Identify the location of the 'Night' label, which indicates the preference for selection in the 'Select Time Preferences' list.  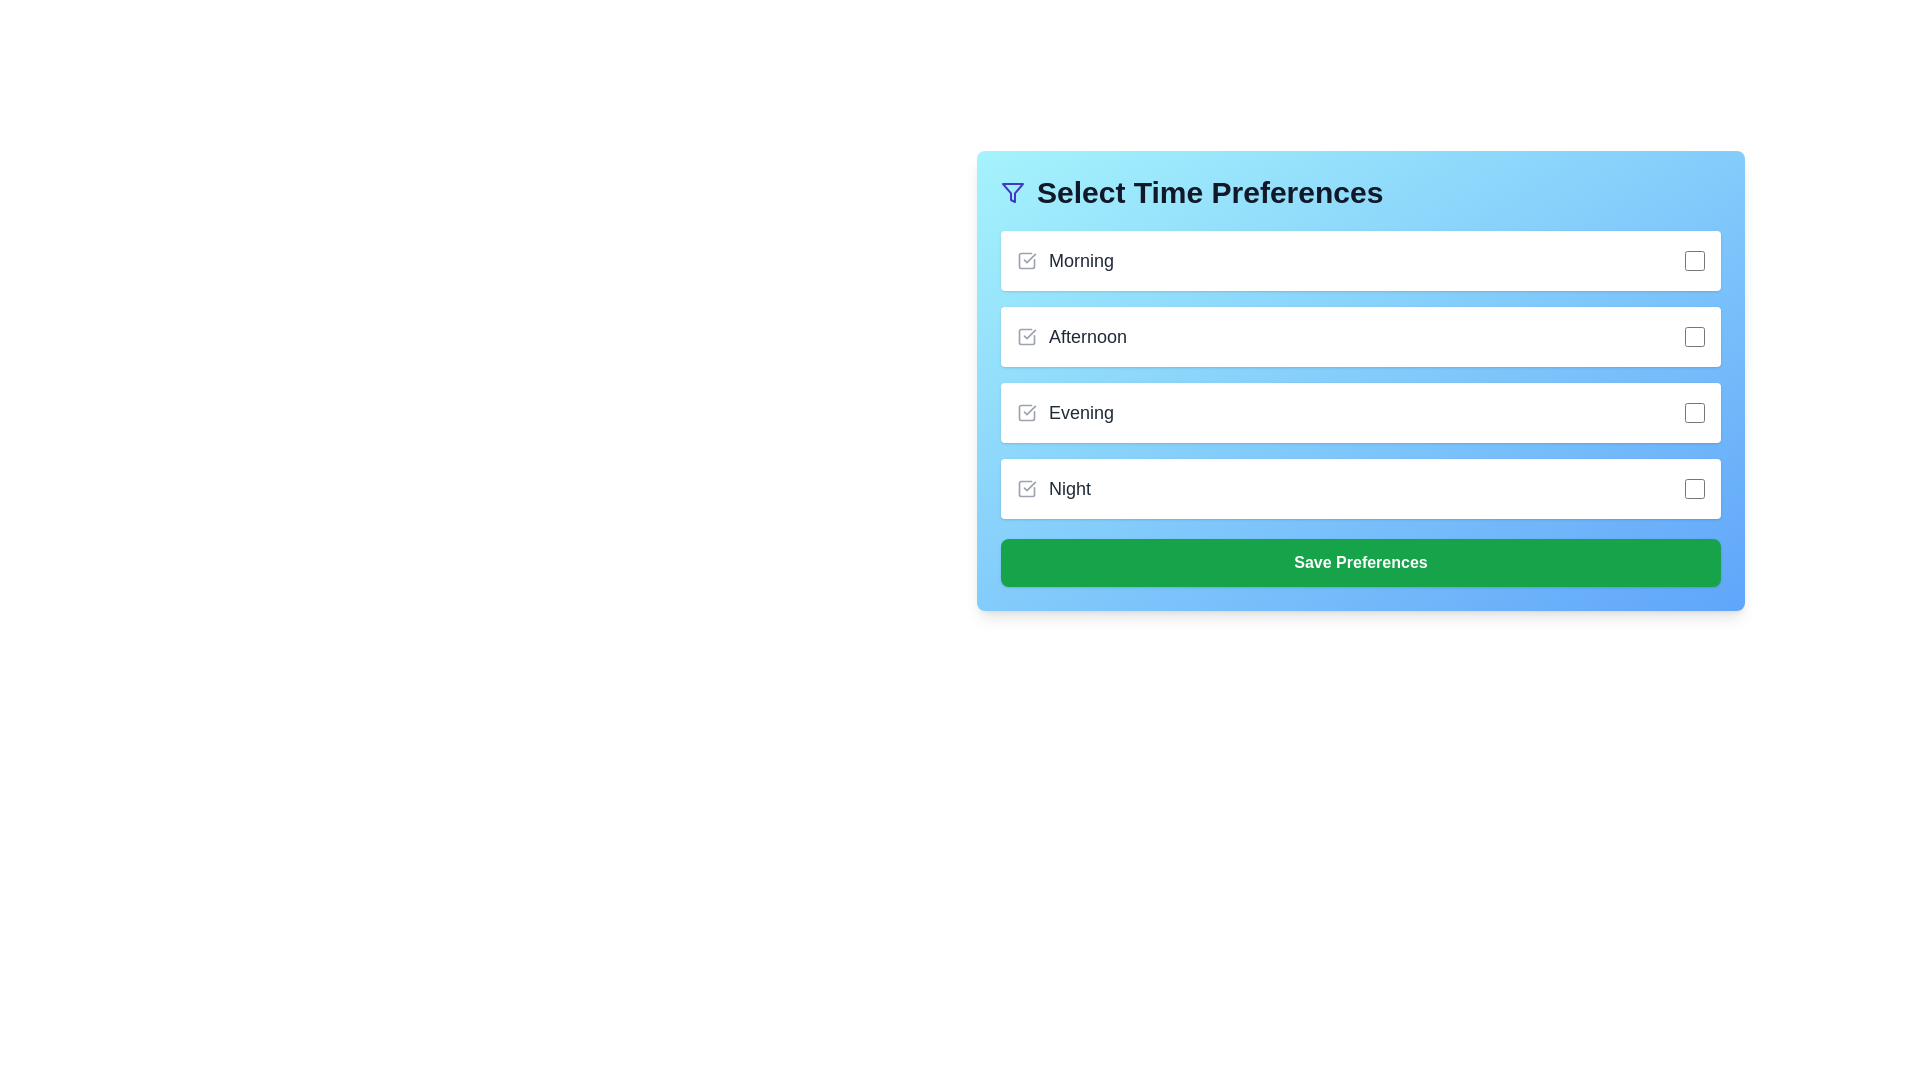
(1053, 489).